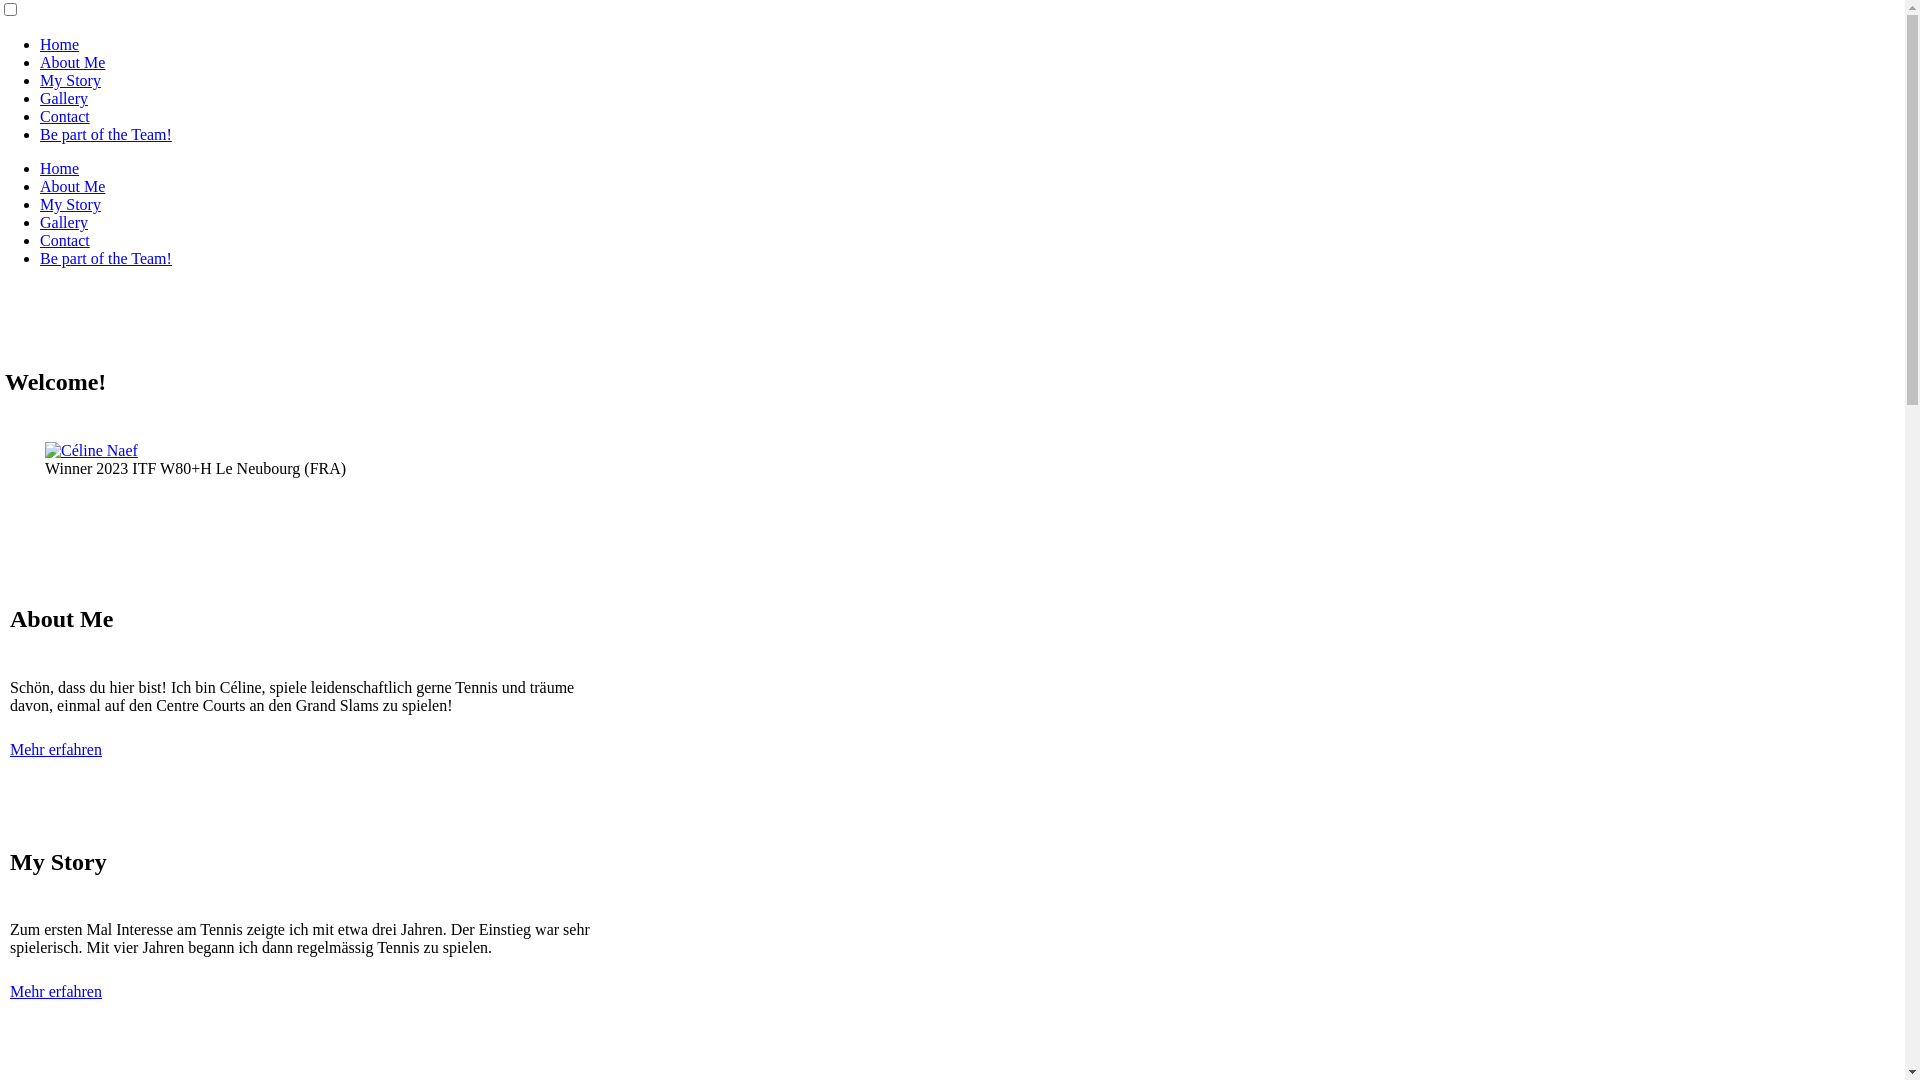 This screenshot has height=1080, width=1920. What do you see at coordinates (39, 44) in the screenshot?
I see `'Home'` at bounding box center [39, 44].